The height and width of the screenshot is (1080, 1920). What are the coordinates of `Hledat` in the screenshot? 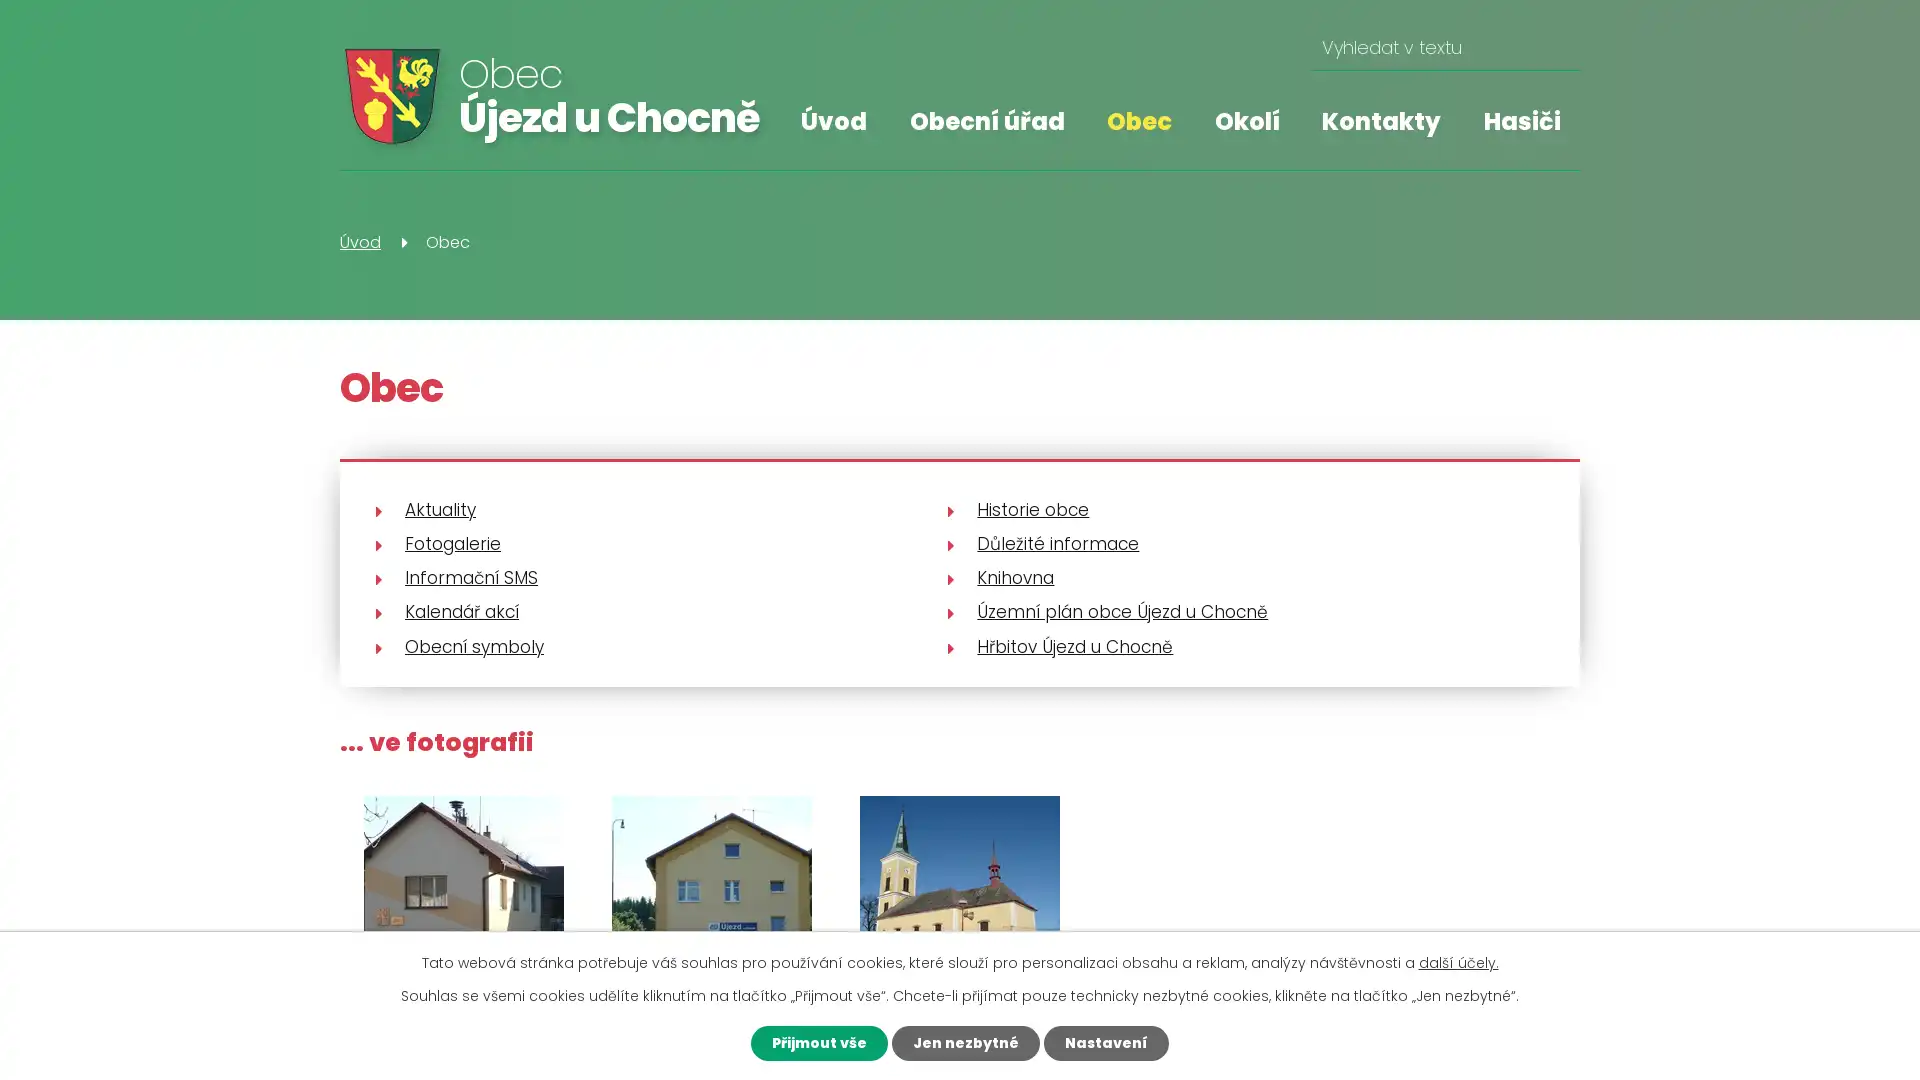 It's located at (1556, 47).